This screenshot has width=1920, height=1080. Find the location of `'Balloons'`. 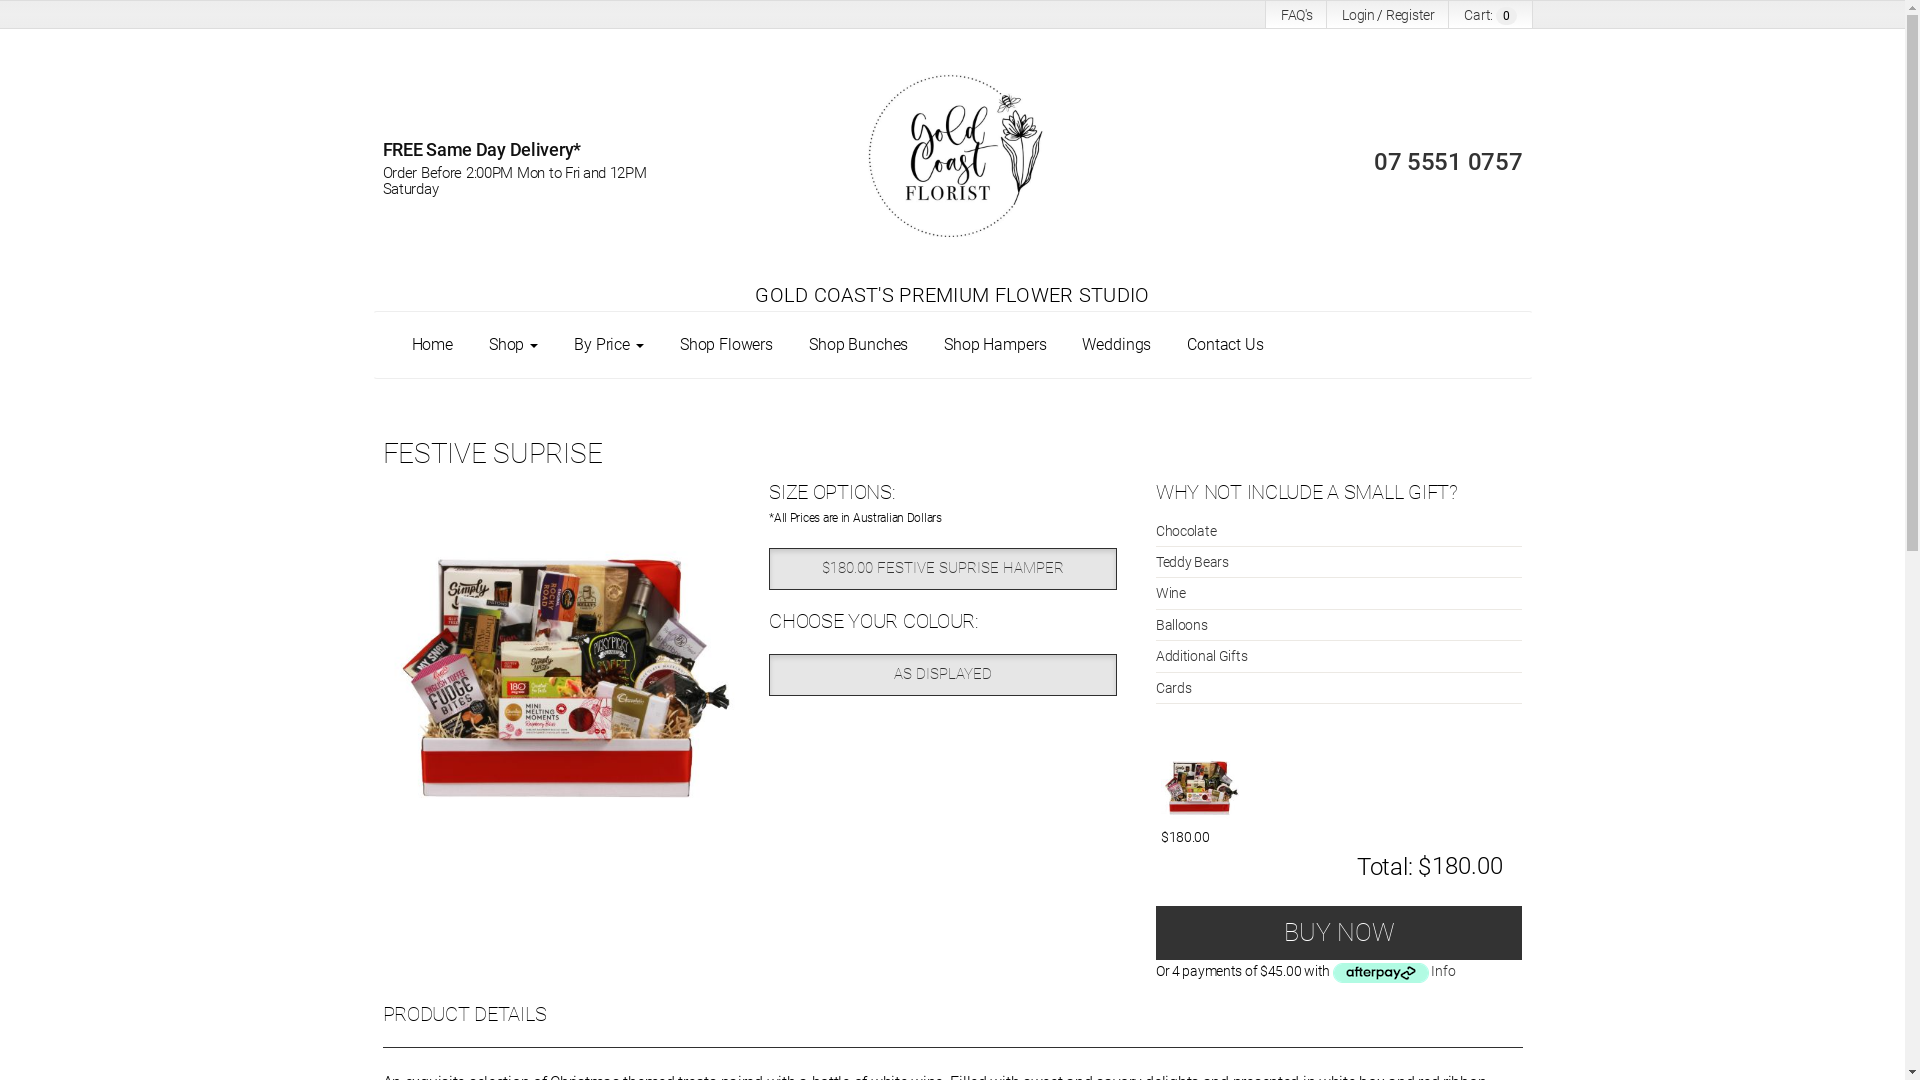

'Balloons' is located at coordinates (1339, 623).